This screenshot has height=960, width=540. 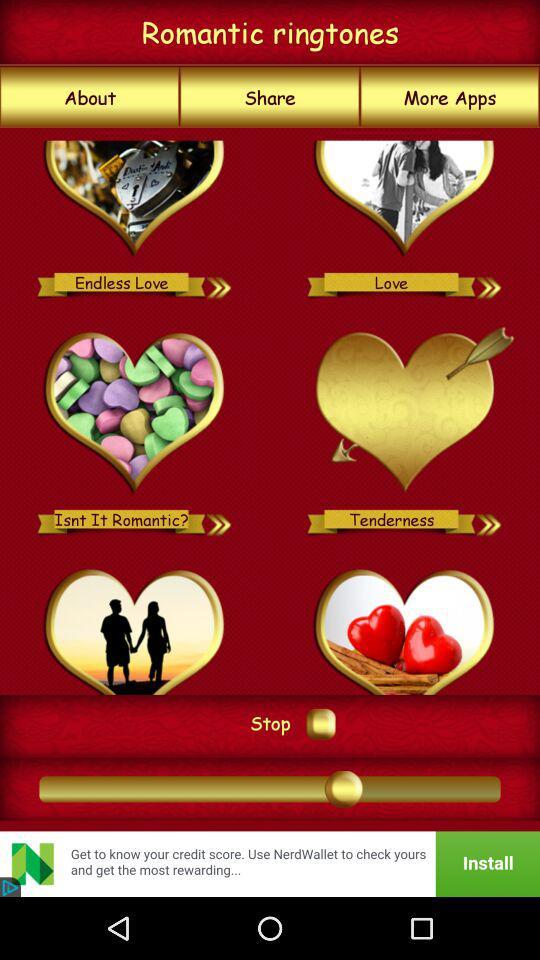 I want to click on the item to the left of the more apps item, so click(x=270, y=97).